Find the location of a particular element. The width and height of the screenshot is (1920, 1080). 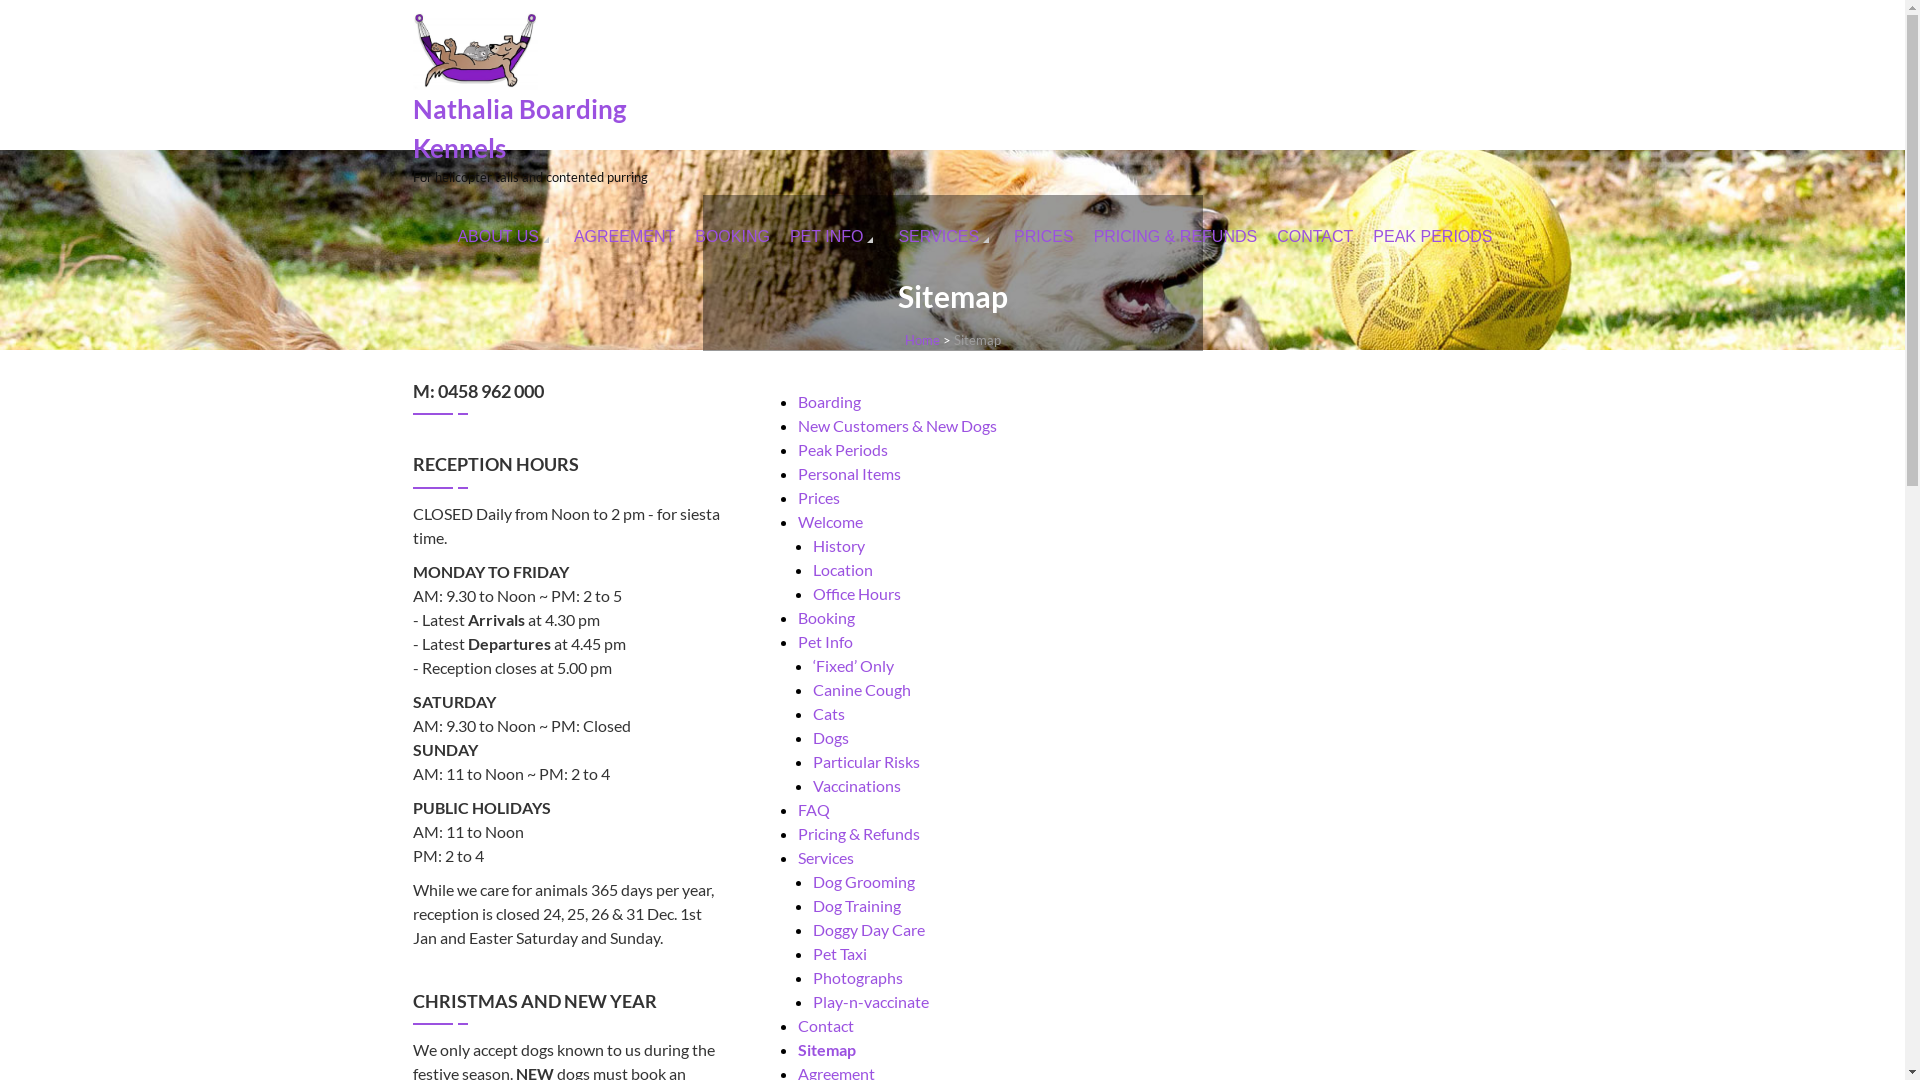

'New Customers & New Dogs' is located at coordinates (896, 424).